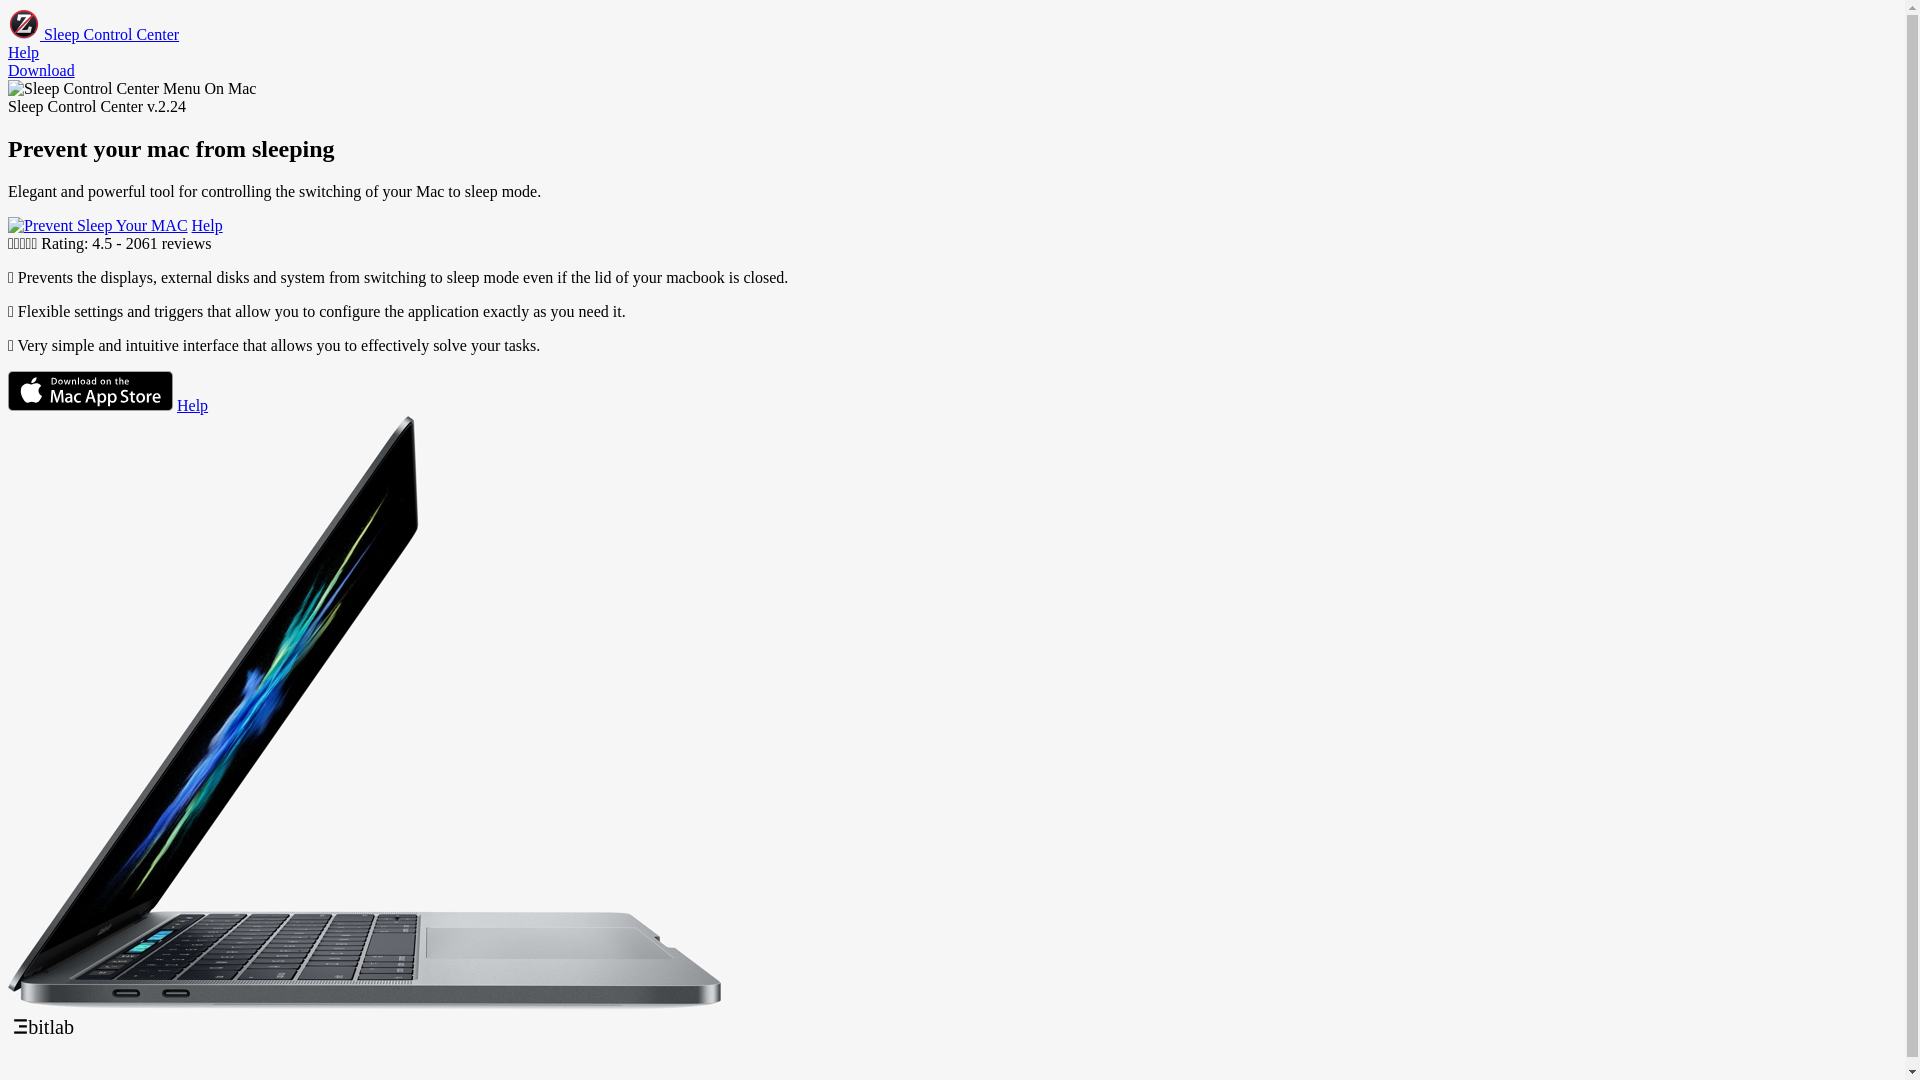  What do you see at coordinates (192, 225) in the screenshot?
I see `'Help'` at bounding box center [192, 225].